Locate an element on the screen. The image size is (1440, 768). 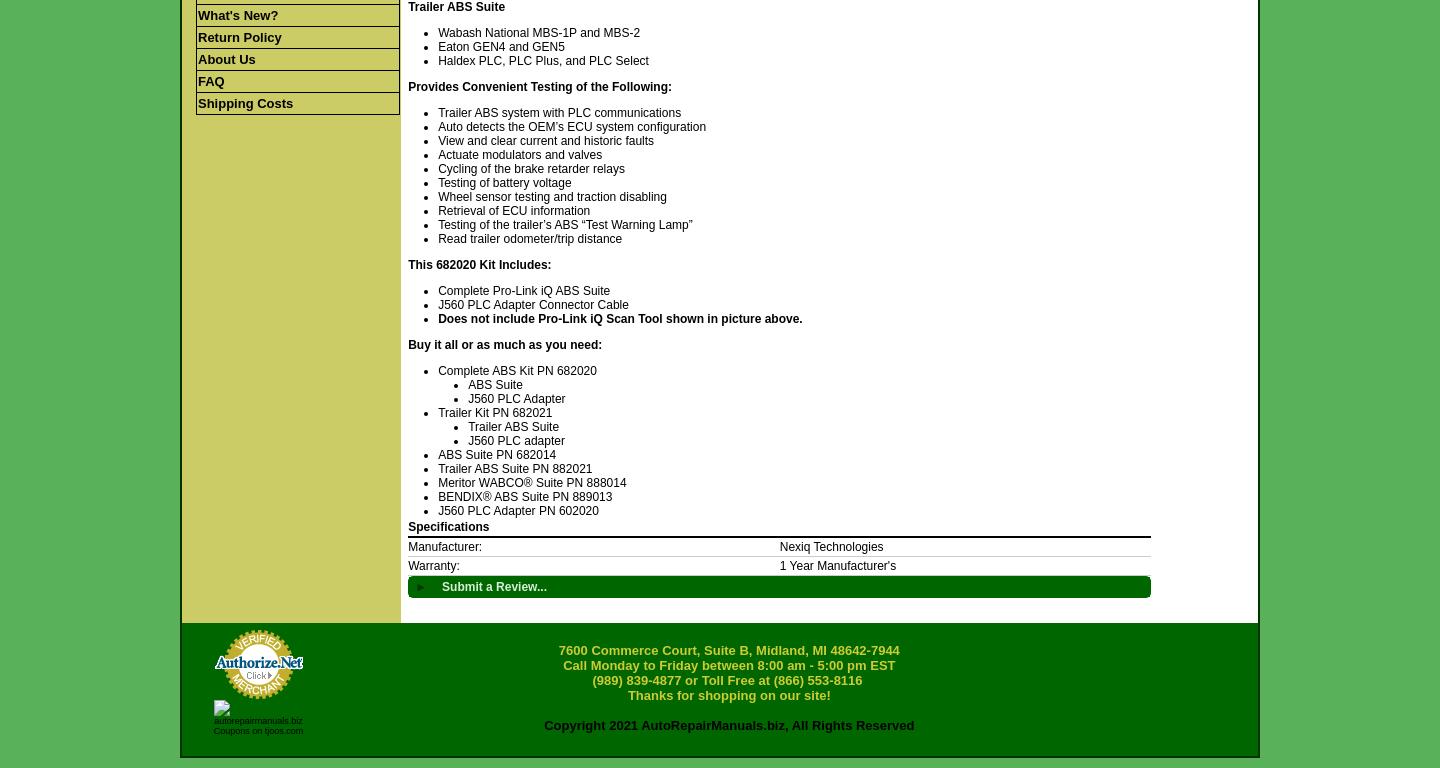
'J560 PLC Adapter' is located at coordinates (515, 396).